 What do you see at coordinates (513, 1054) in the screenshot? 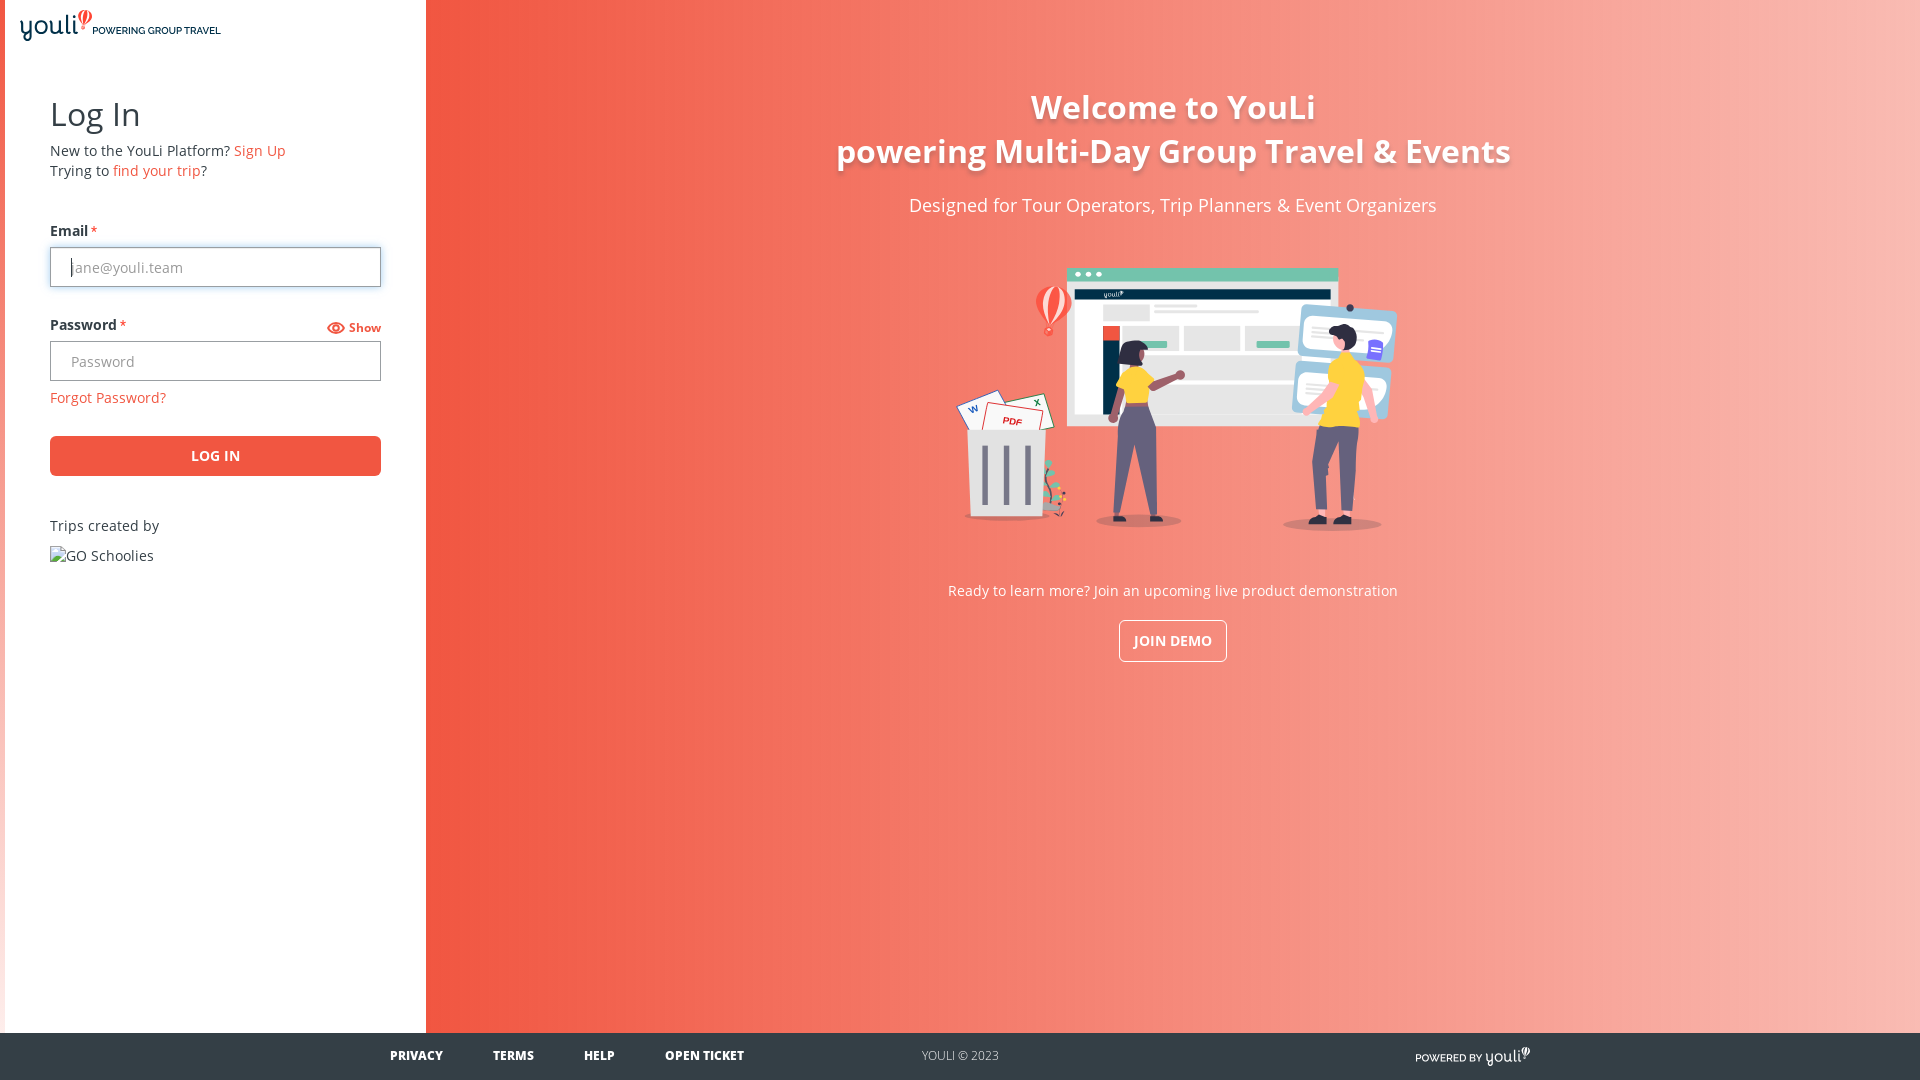
I see `'TERMS'` at bounding box center [513, 1054].